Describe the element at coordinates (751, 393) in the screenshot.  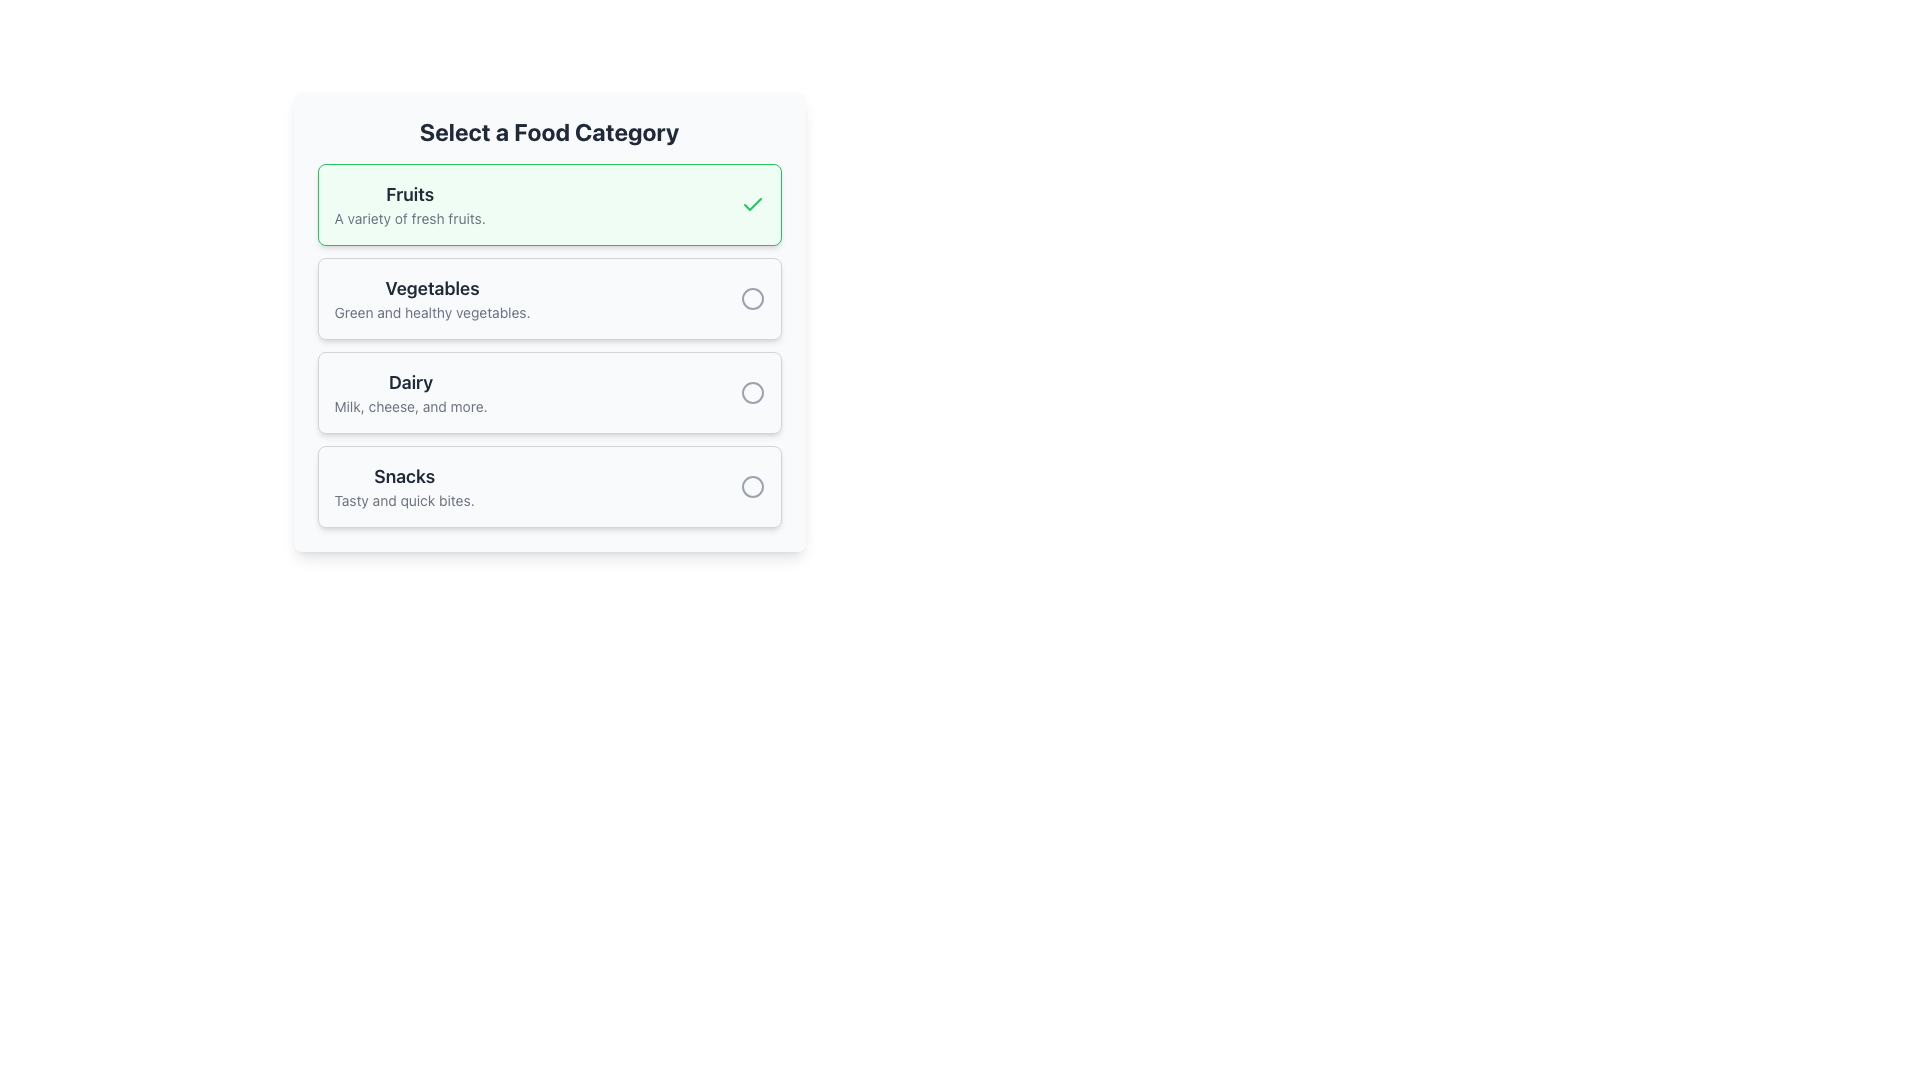
I see `the 'Dairy' category radio button` at that location.